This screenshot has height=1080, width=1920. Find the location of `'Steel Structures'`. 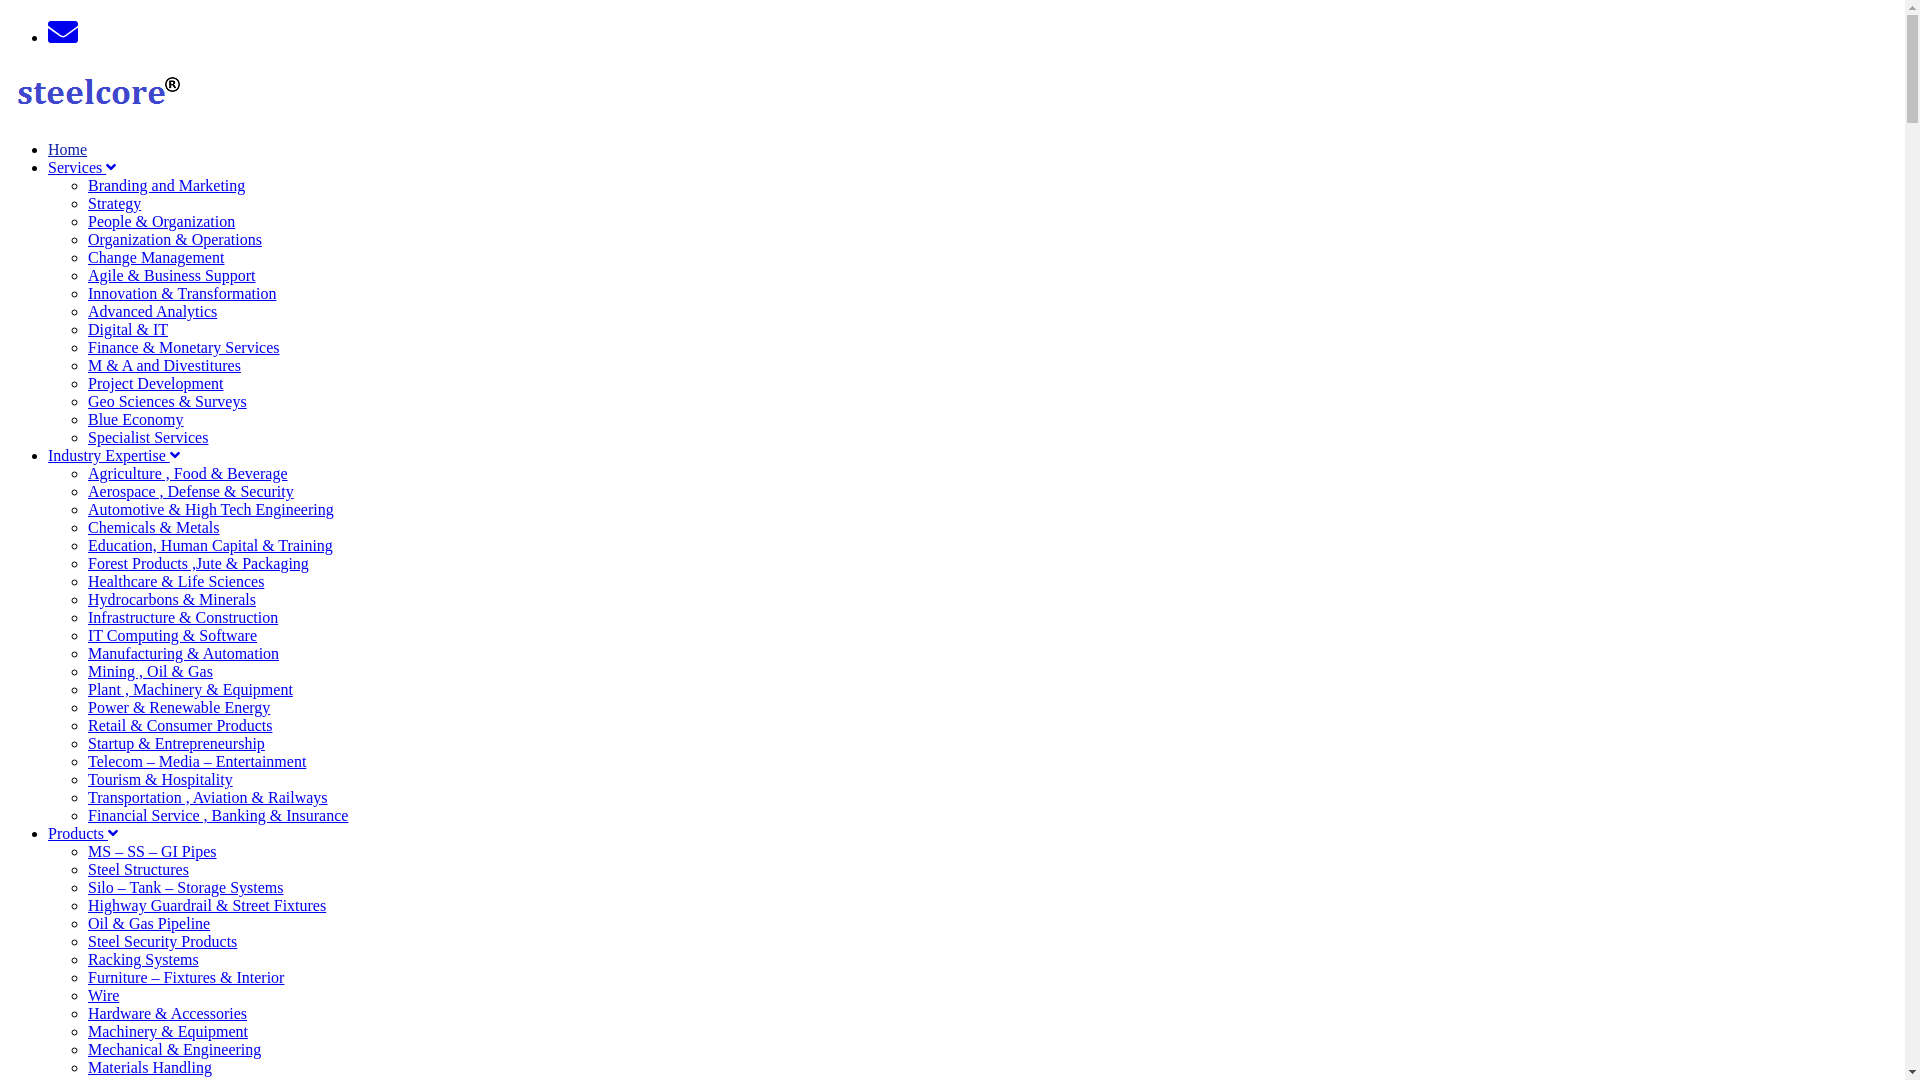

'Steel Structures' is located at coordinates (137, 868).